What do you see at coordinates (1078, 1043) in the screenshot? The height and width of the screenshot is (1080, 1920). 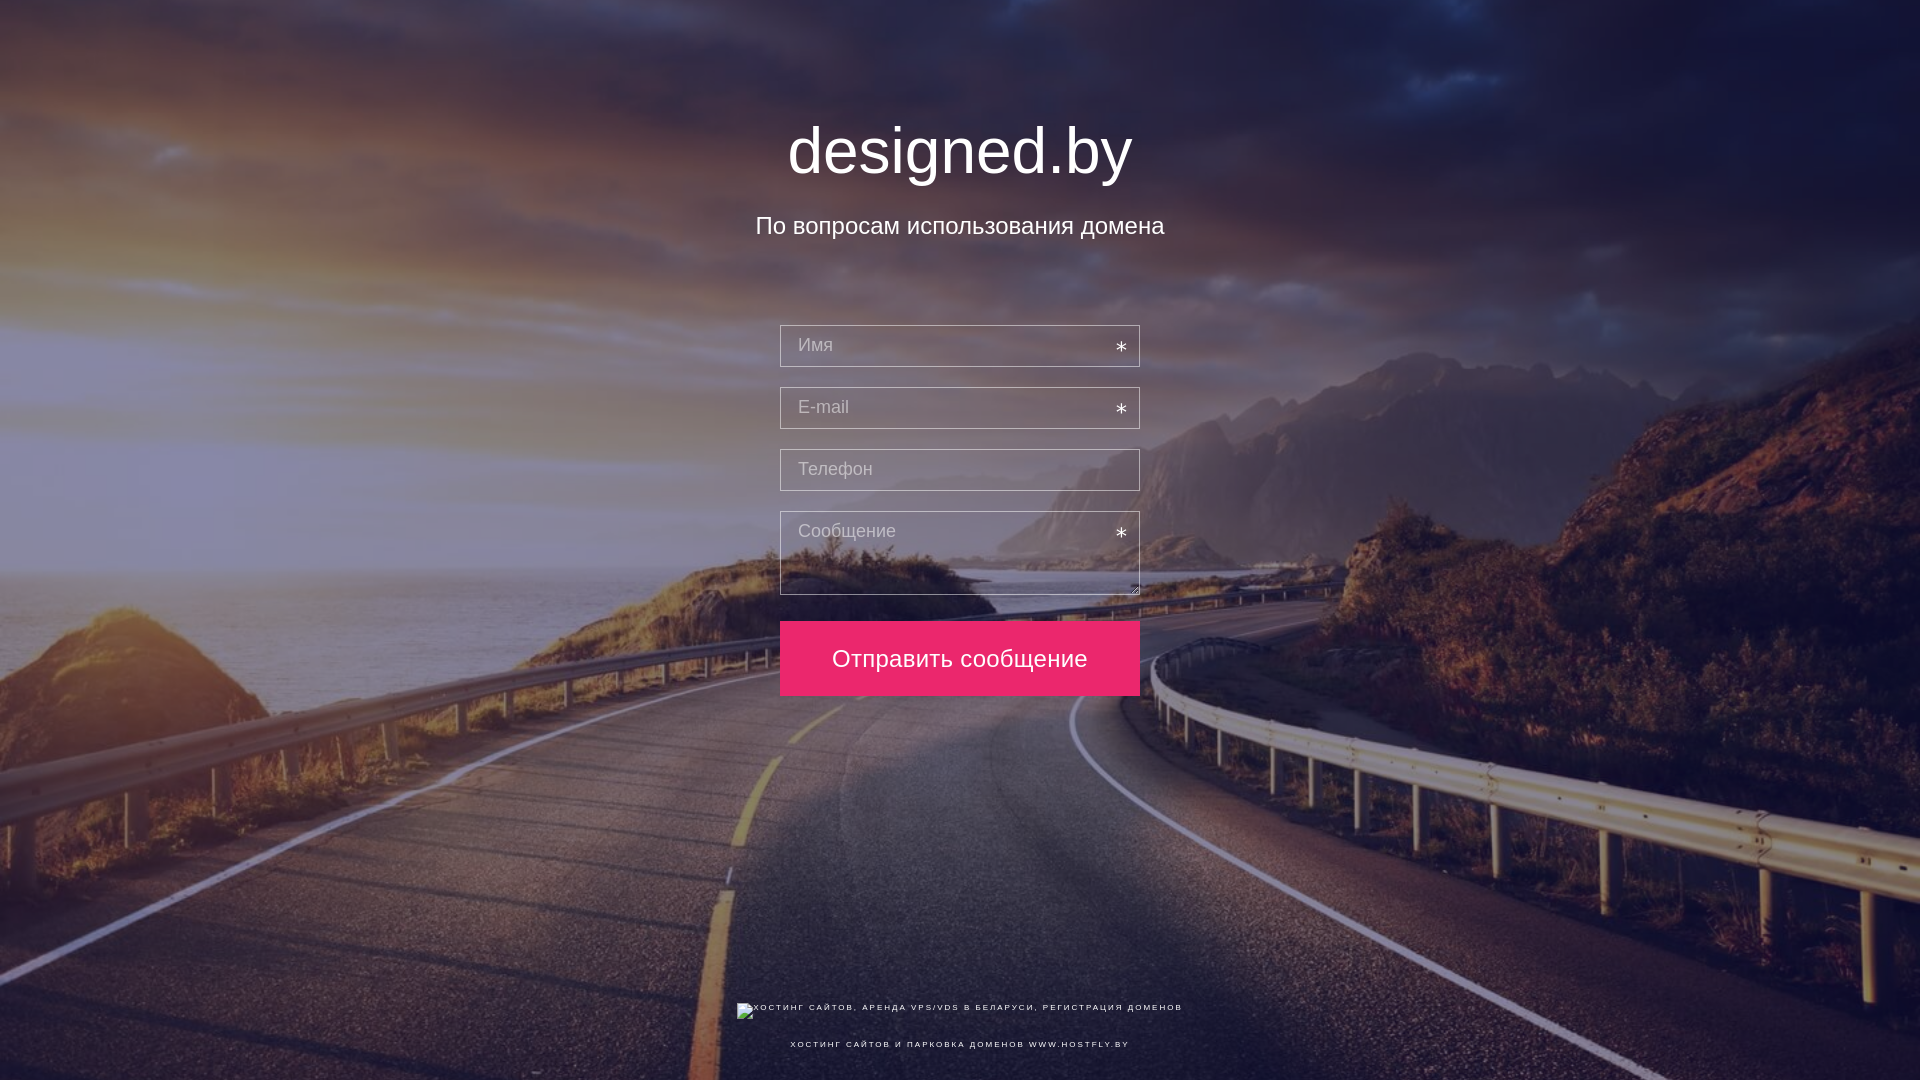 I see `'WWW.HOSTFLY.BY'` at bounding box center [1078, 1043].